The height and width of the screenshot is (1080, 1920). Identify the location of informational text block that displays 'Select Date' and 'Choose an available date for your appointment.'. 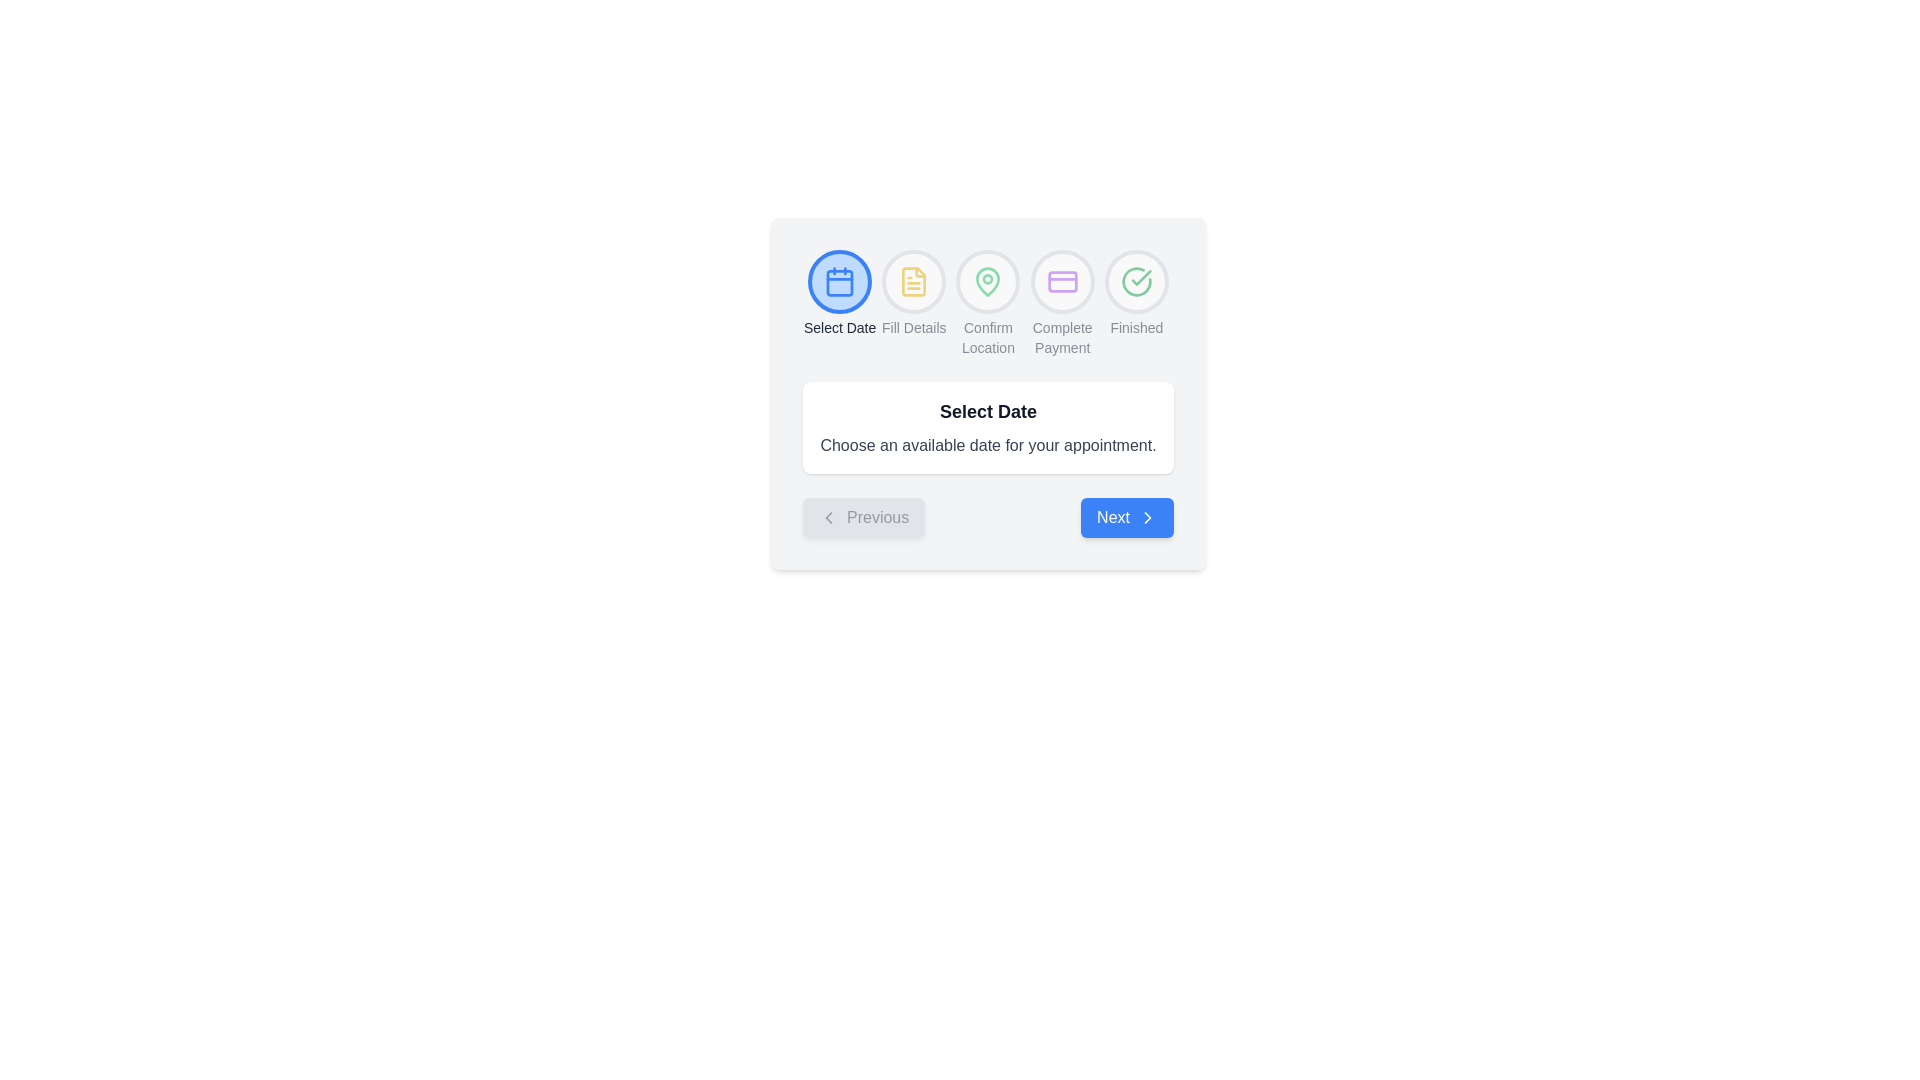
(988, 427).